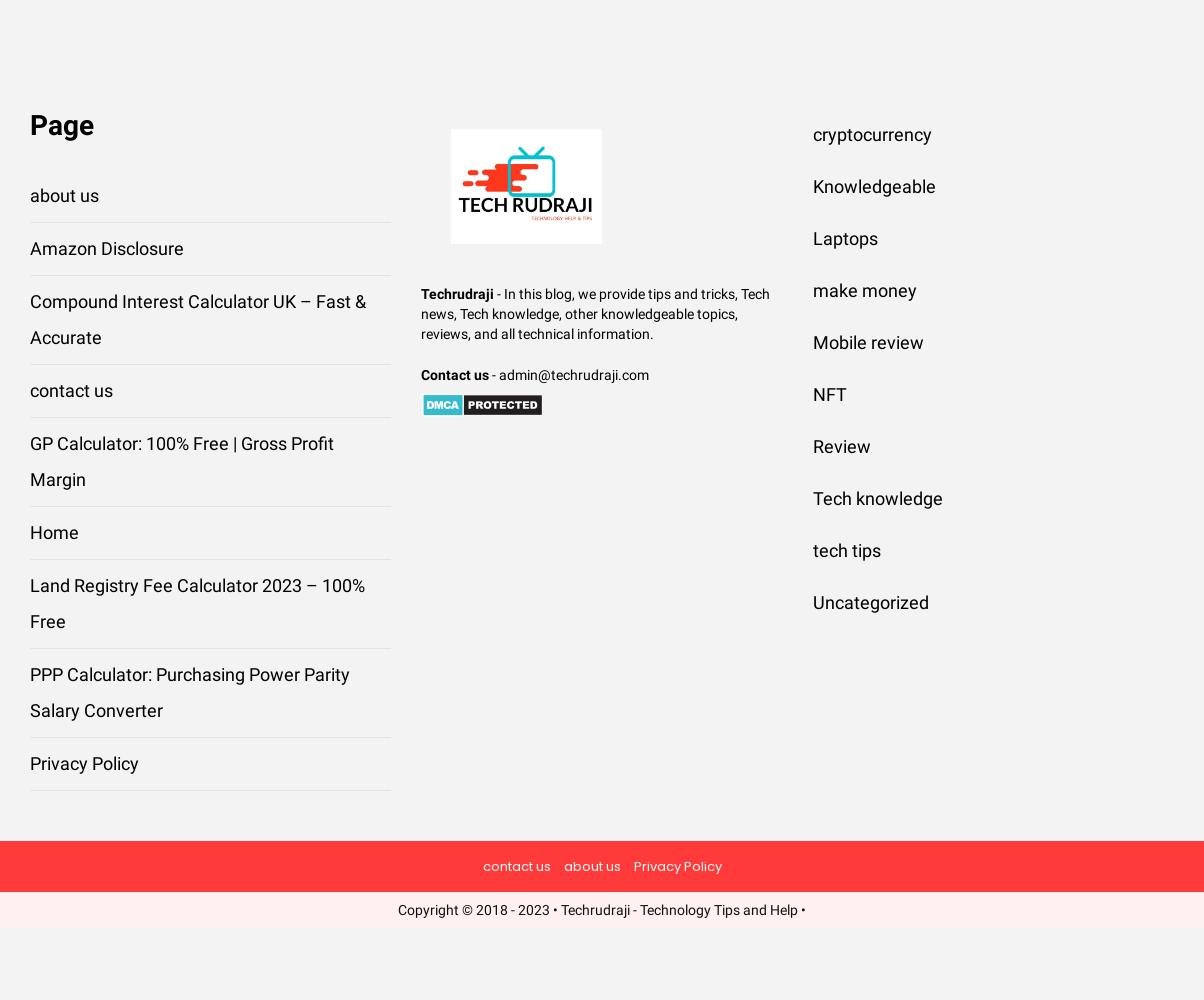 The height and width of the screenshot is (1000, 1204). What do you see at coordinates (602, 910) in the screenshot?
I see `'Copyright © 2018 - 2023 • Techrudraji - Technology Tips and Help •'` at bounding box center [602, 910].